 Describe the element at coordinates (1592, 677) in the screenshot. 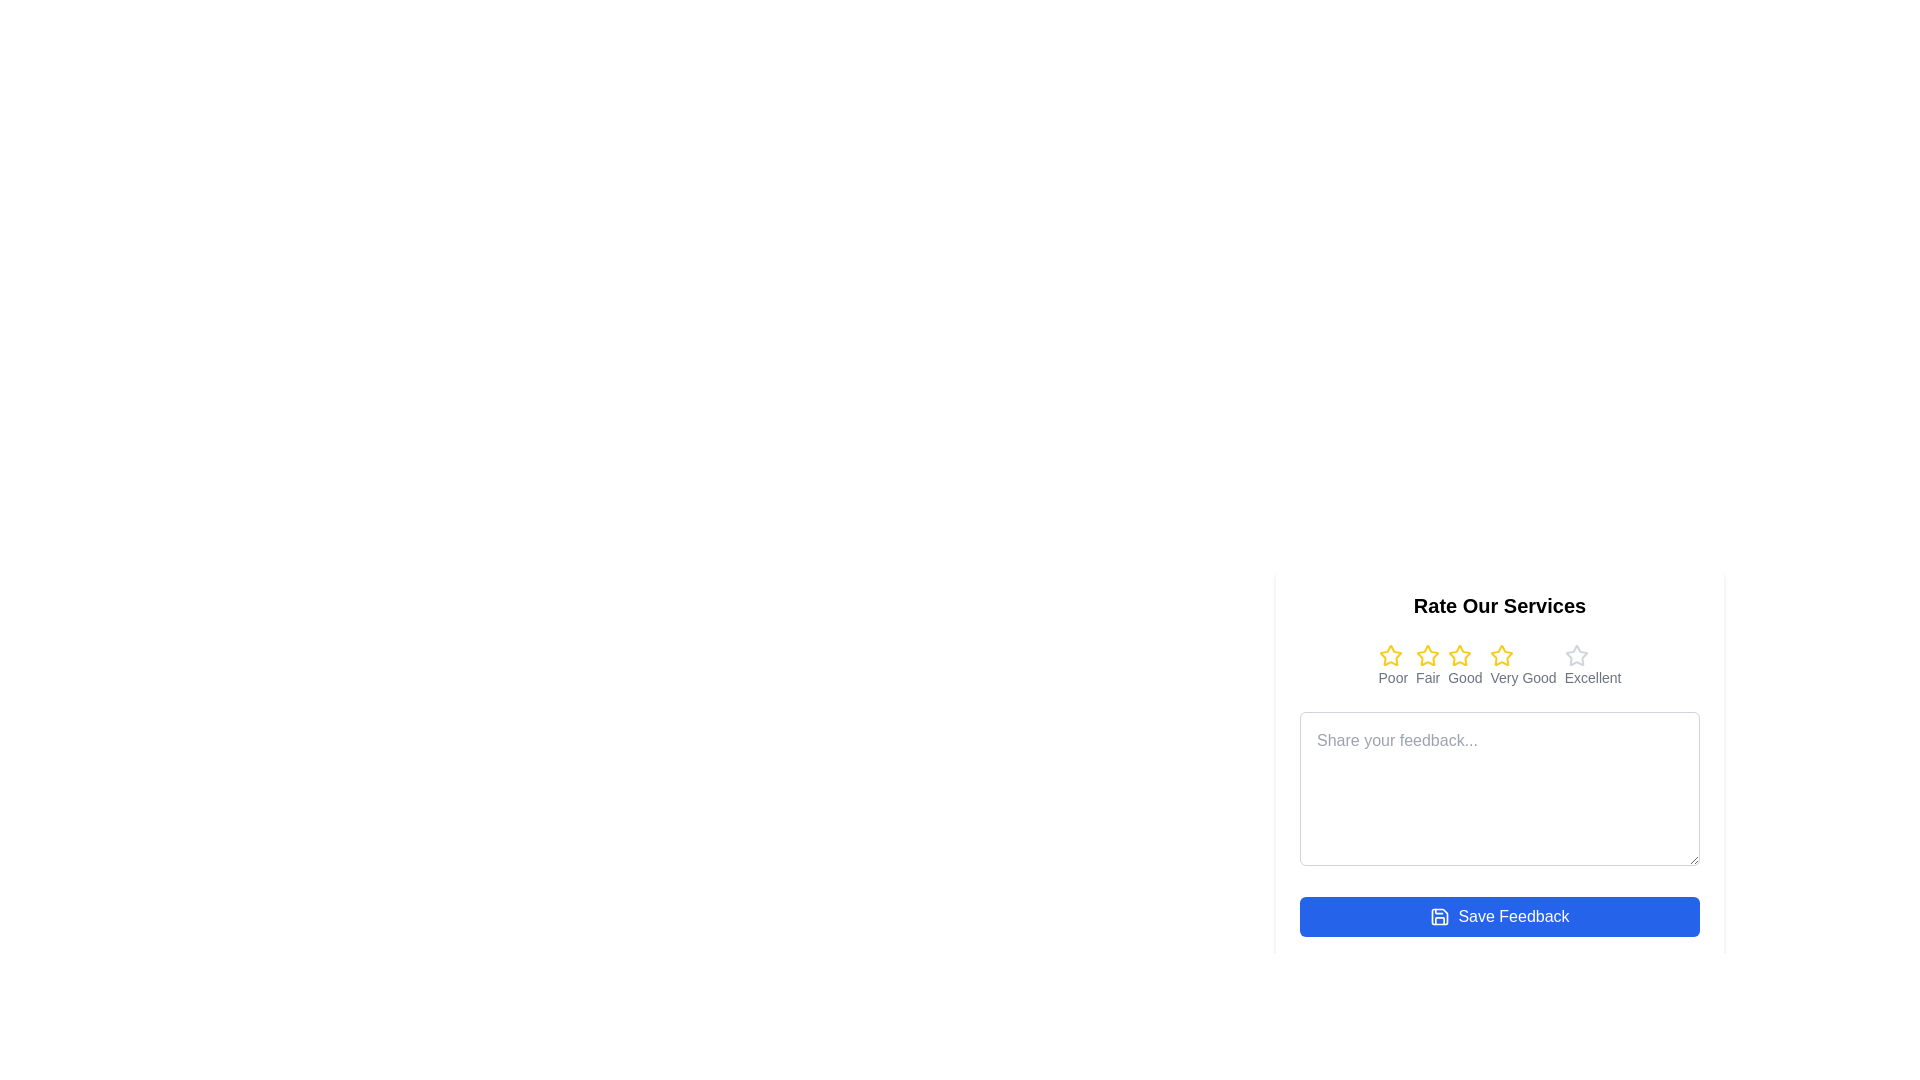

I see `the text label reading 'Excellent' which is styled in a smaller font size and located beneath the last star icon in a rating feedback component` at that location.